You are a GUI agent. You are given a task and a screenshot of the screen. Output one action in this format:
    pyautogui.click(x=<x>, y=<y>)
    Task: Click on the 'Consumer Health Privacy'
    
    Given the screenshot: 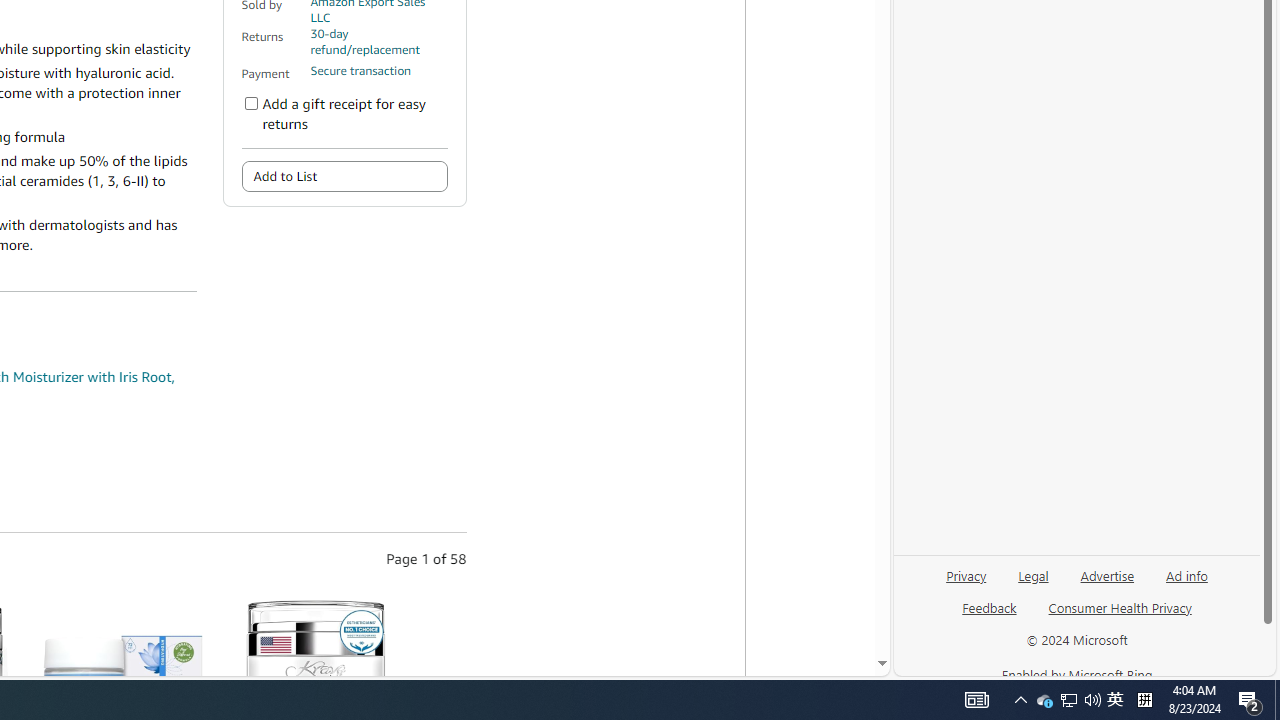 What is the action you would take?
    pyautogui.click(x=1120, y=614)
    